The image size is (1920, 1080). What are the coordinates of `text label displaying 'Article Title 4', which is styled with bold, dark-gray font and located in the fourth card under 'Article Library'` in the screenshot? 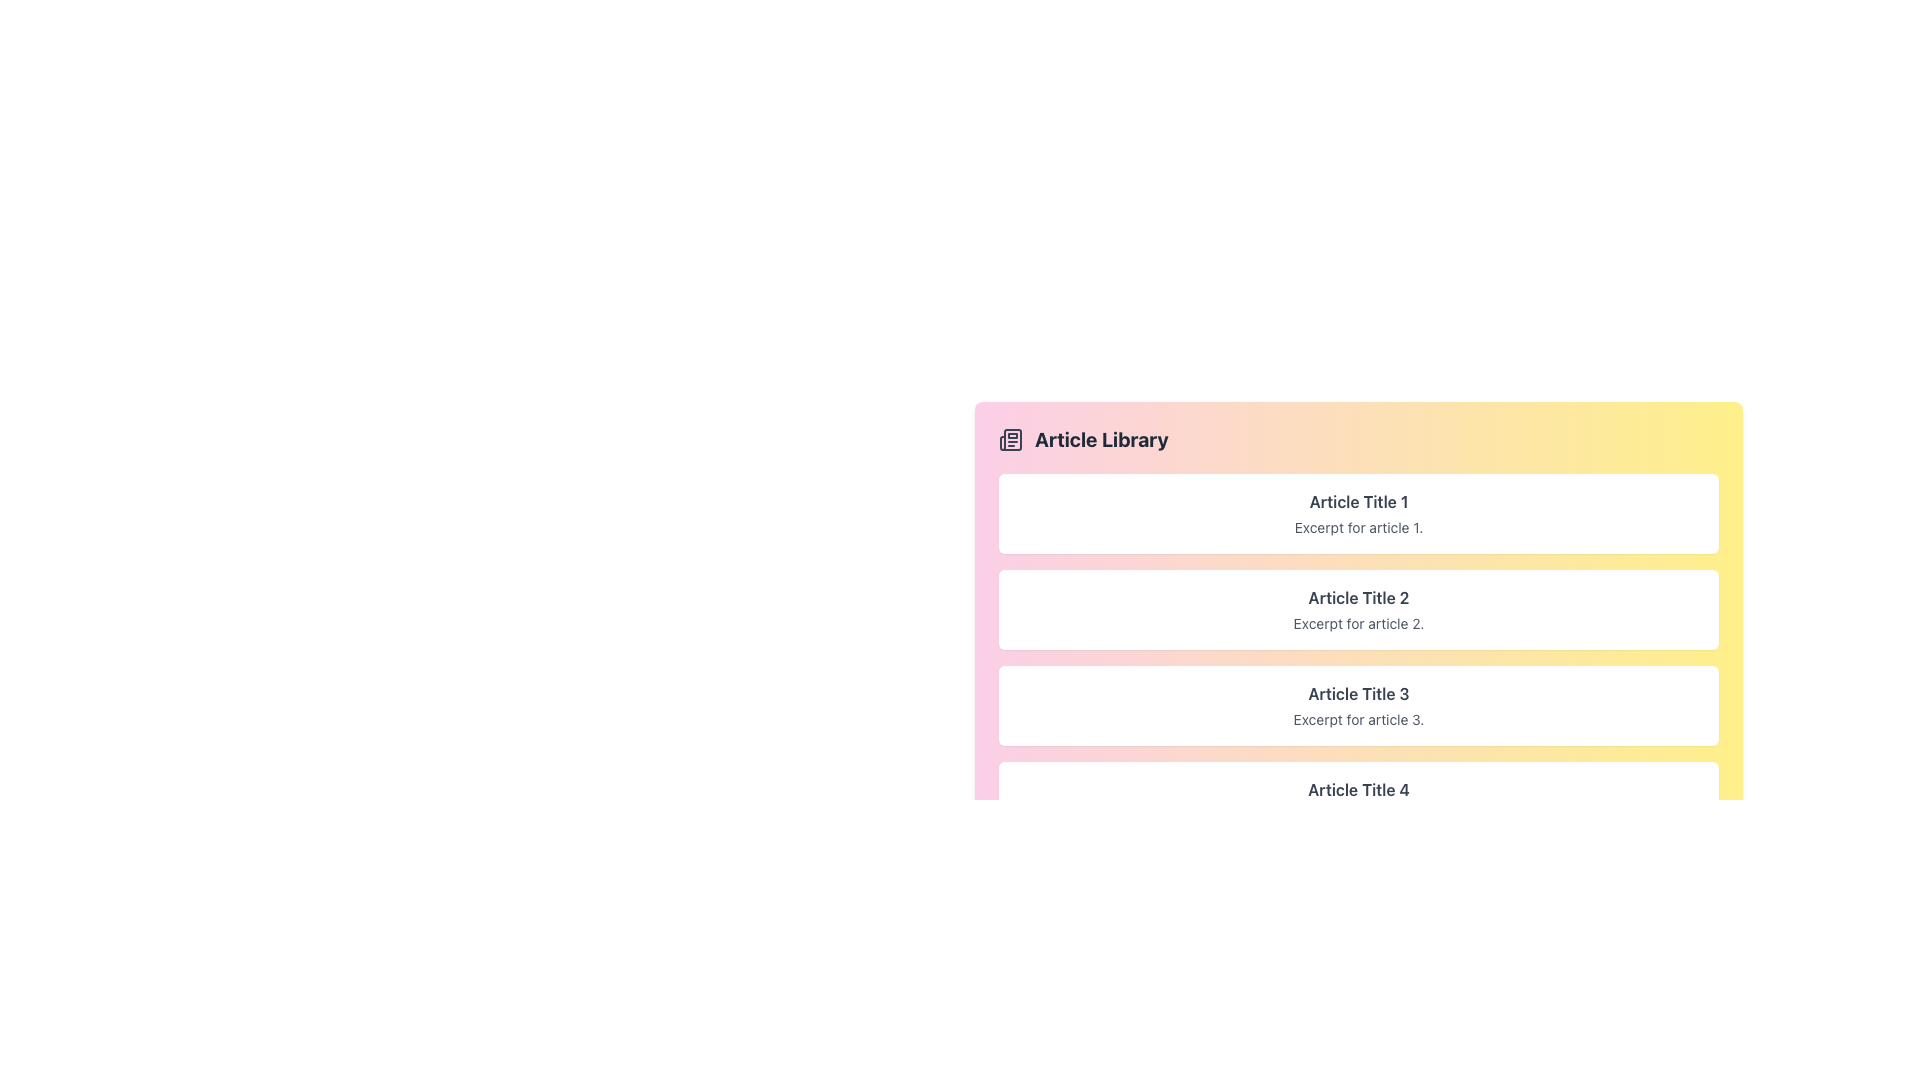 It's located at (1358, 789).